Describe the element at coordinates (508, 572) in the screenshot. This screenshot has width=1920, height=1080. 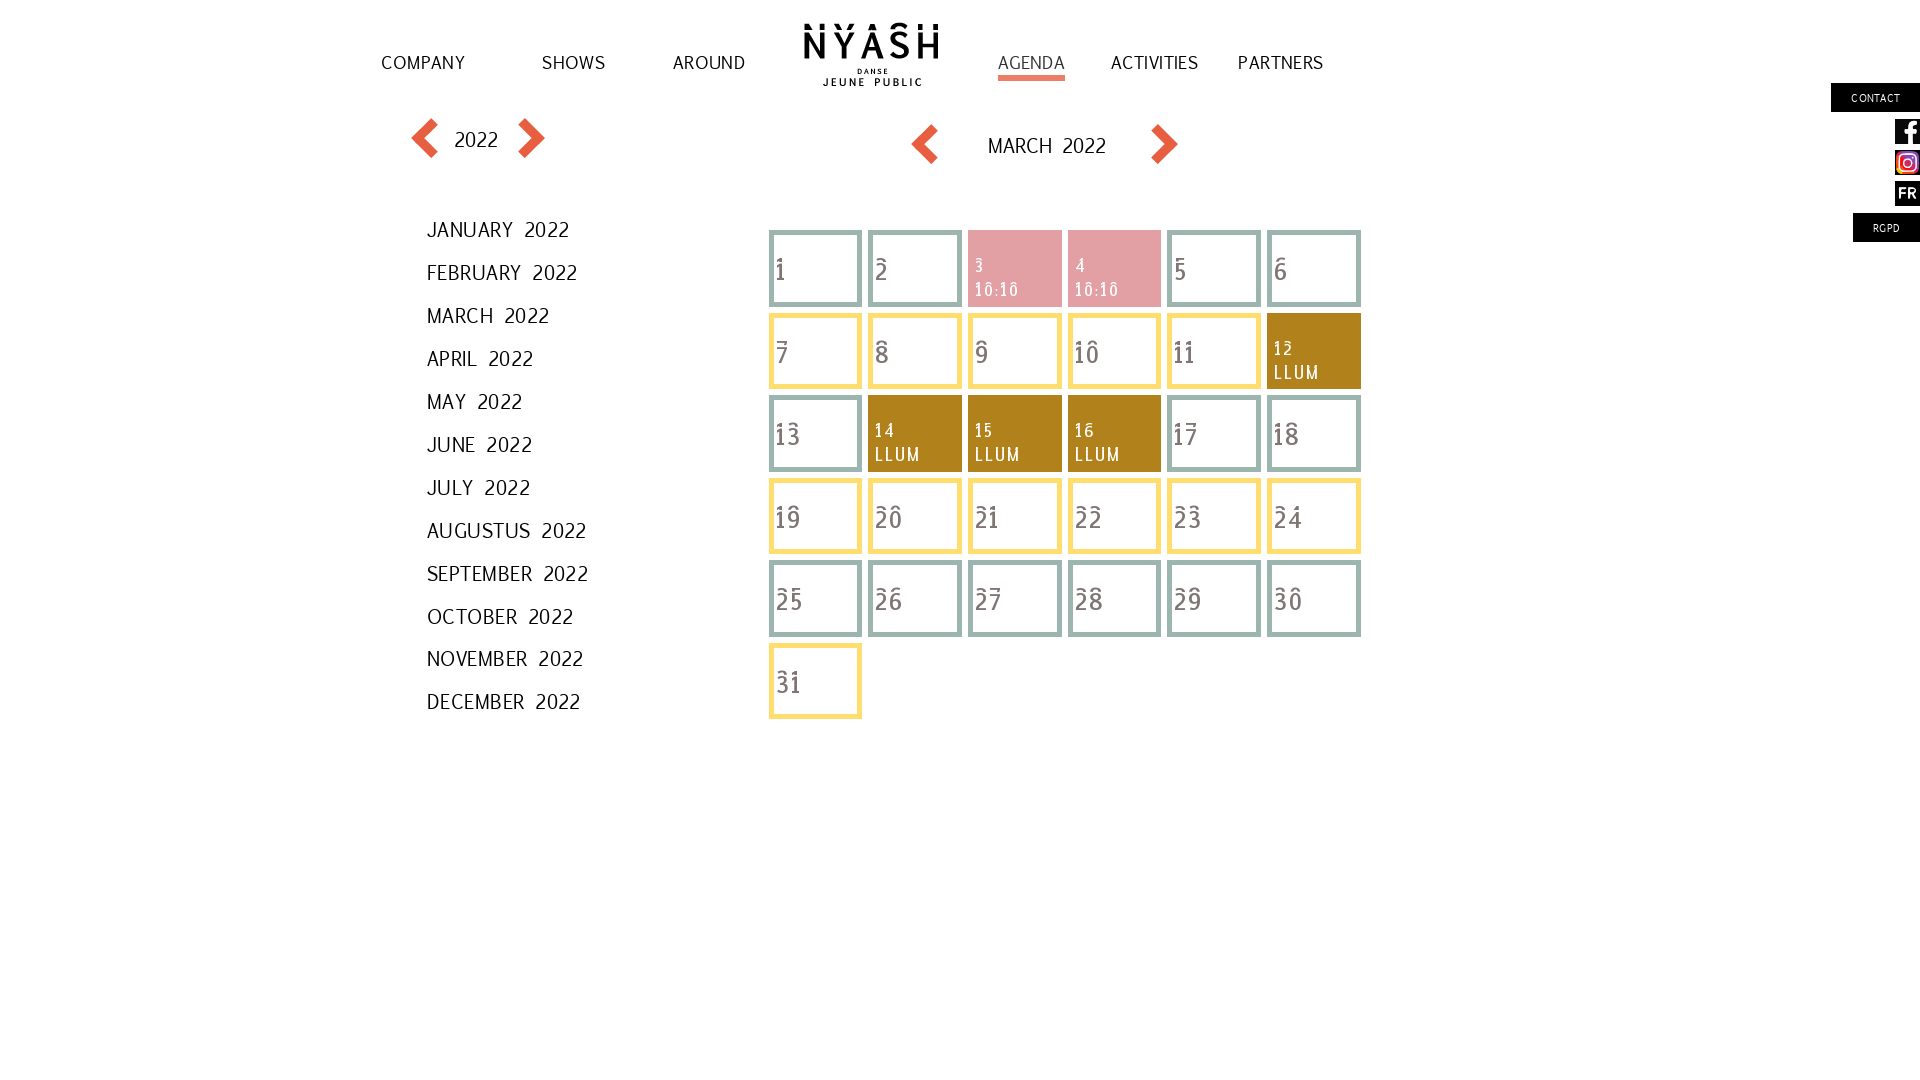
I see `'SEPTEMBER 2022'` at that location.